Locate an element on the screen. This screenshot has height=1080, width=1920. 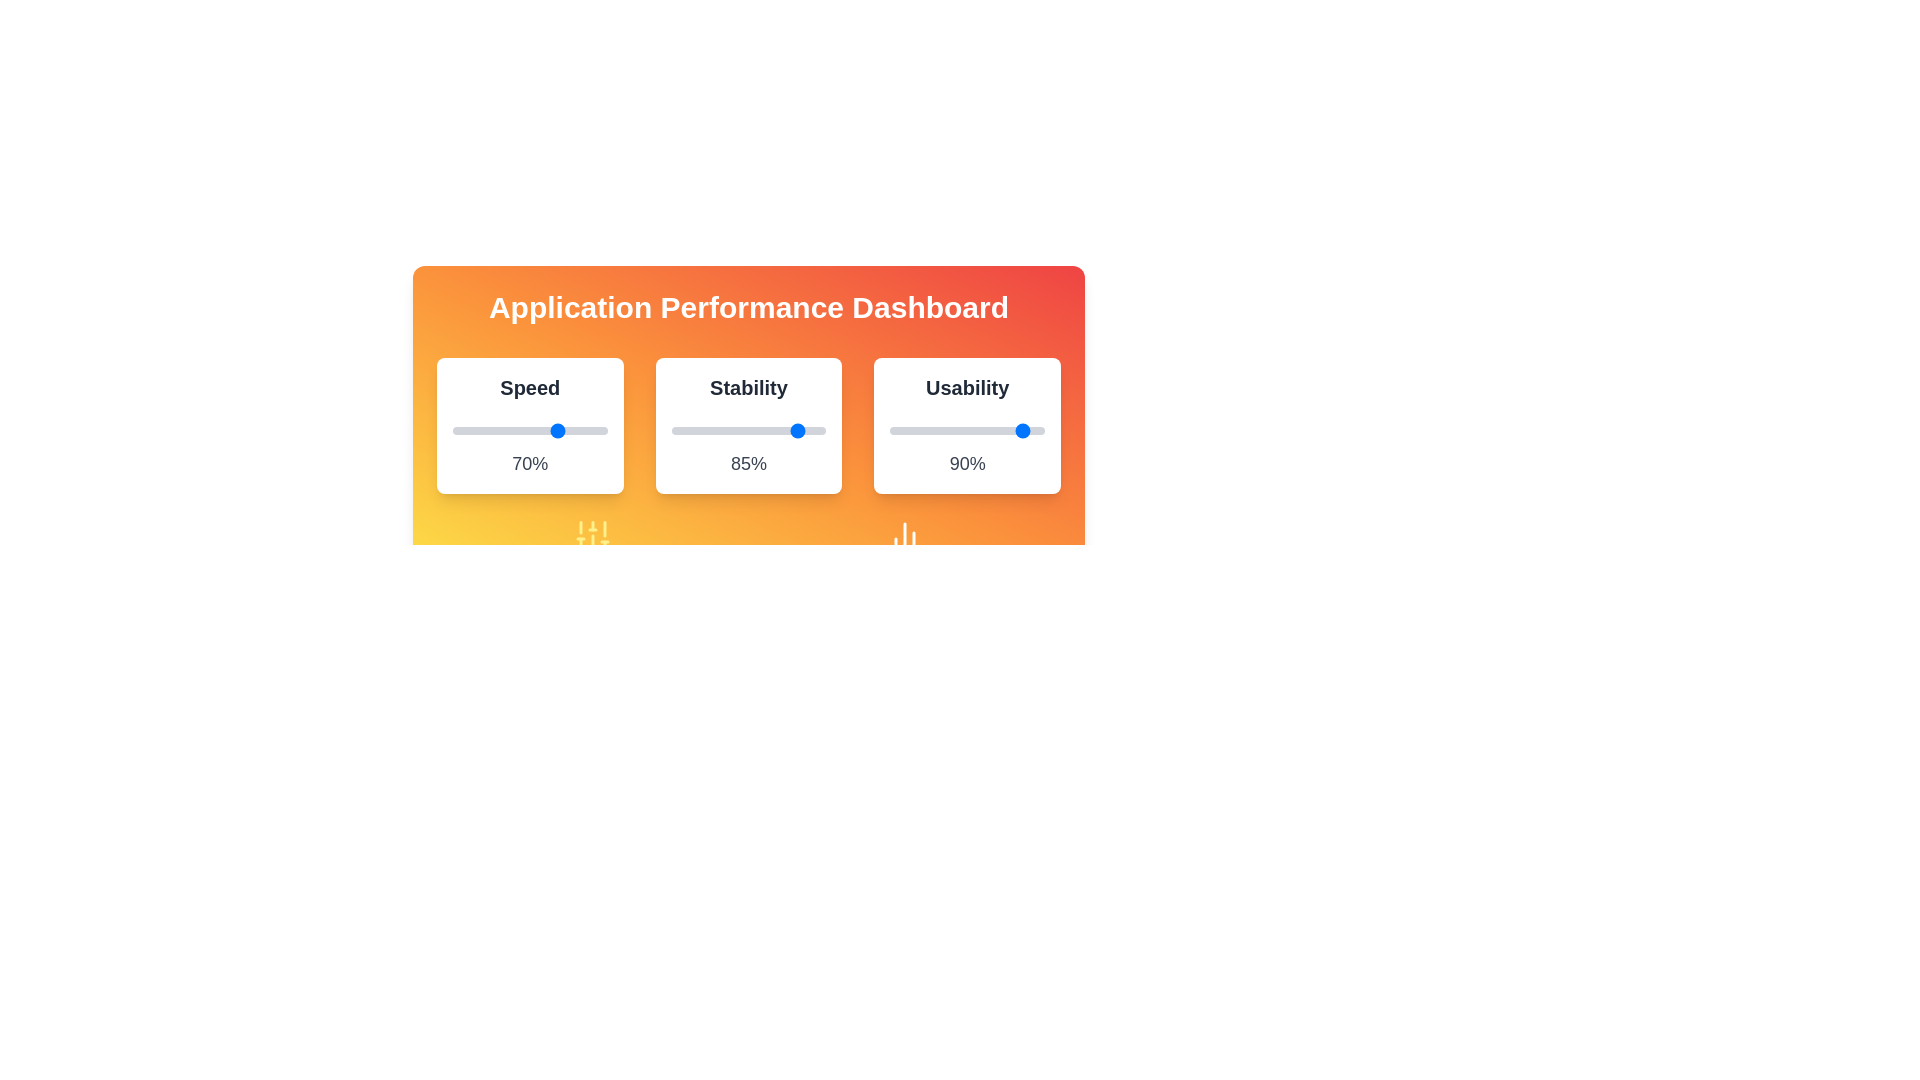
the icon button labeled BarChart below the metrics is located at coordinates (904, 535).